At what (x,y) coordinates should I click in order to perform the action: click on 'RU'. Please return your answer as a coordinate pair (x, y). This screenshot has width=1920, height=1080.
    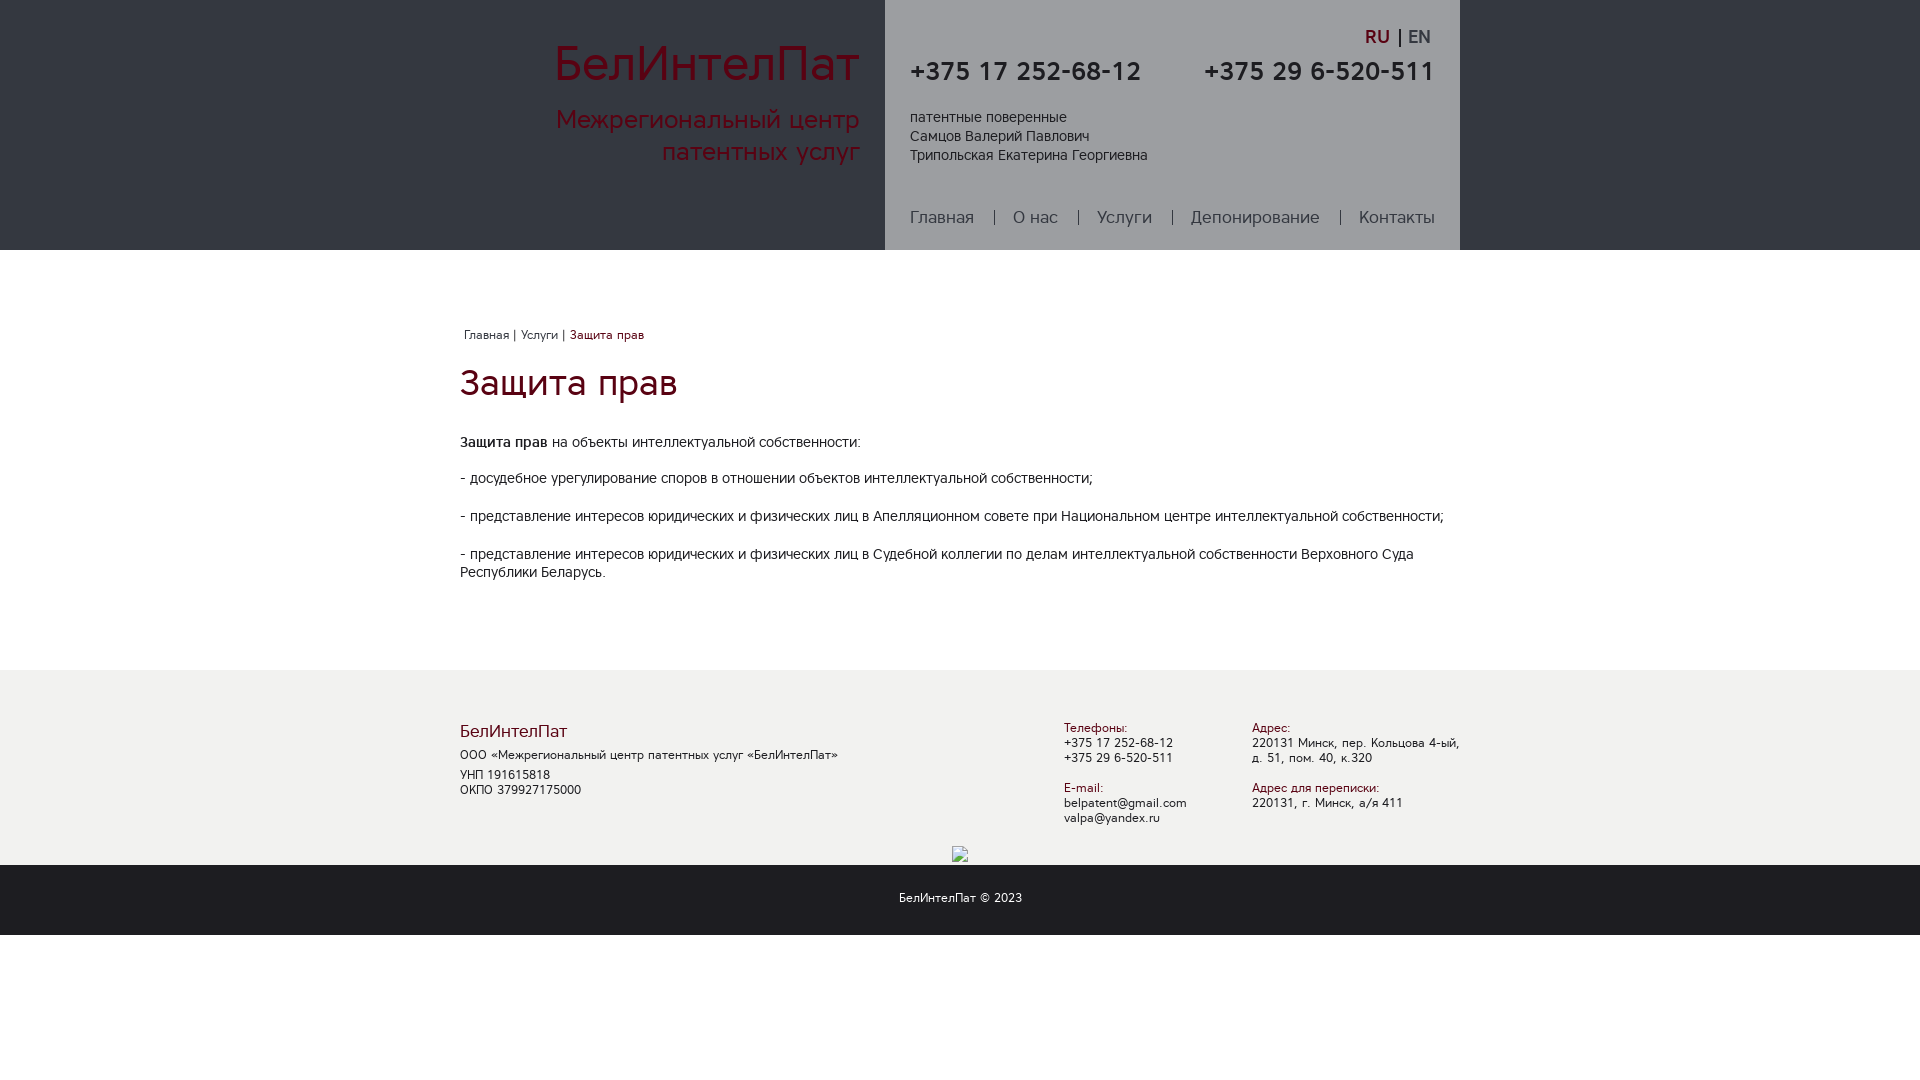
    Looking at the image, I should click on (1379, 36).